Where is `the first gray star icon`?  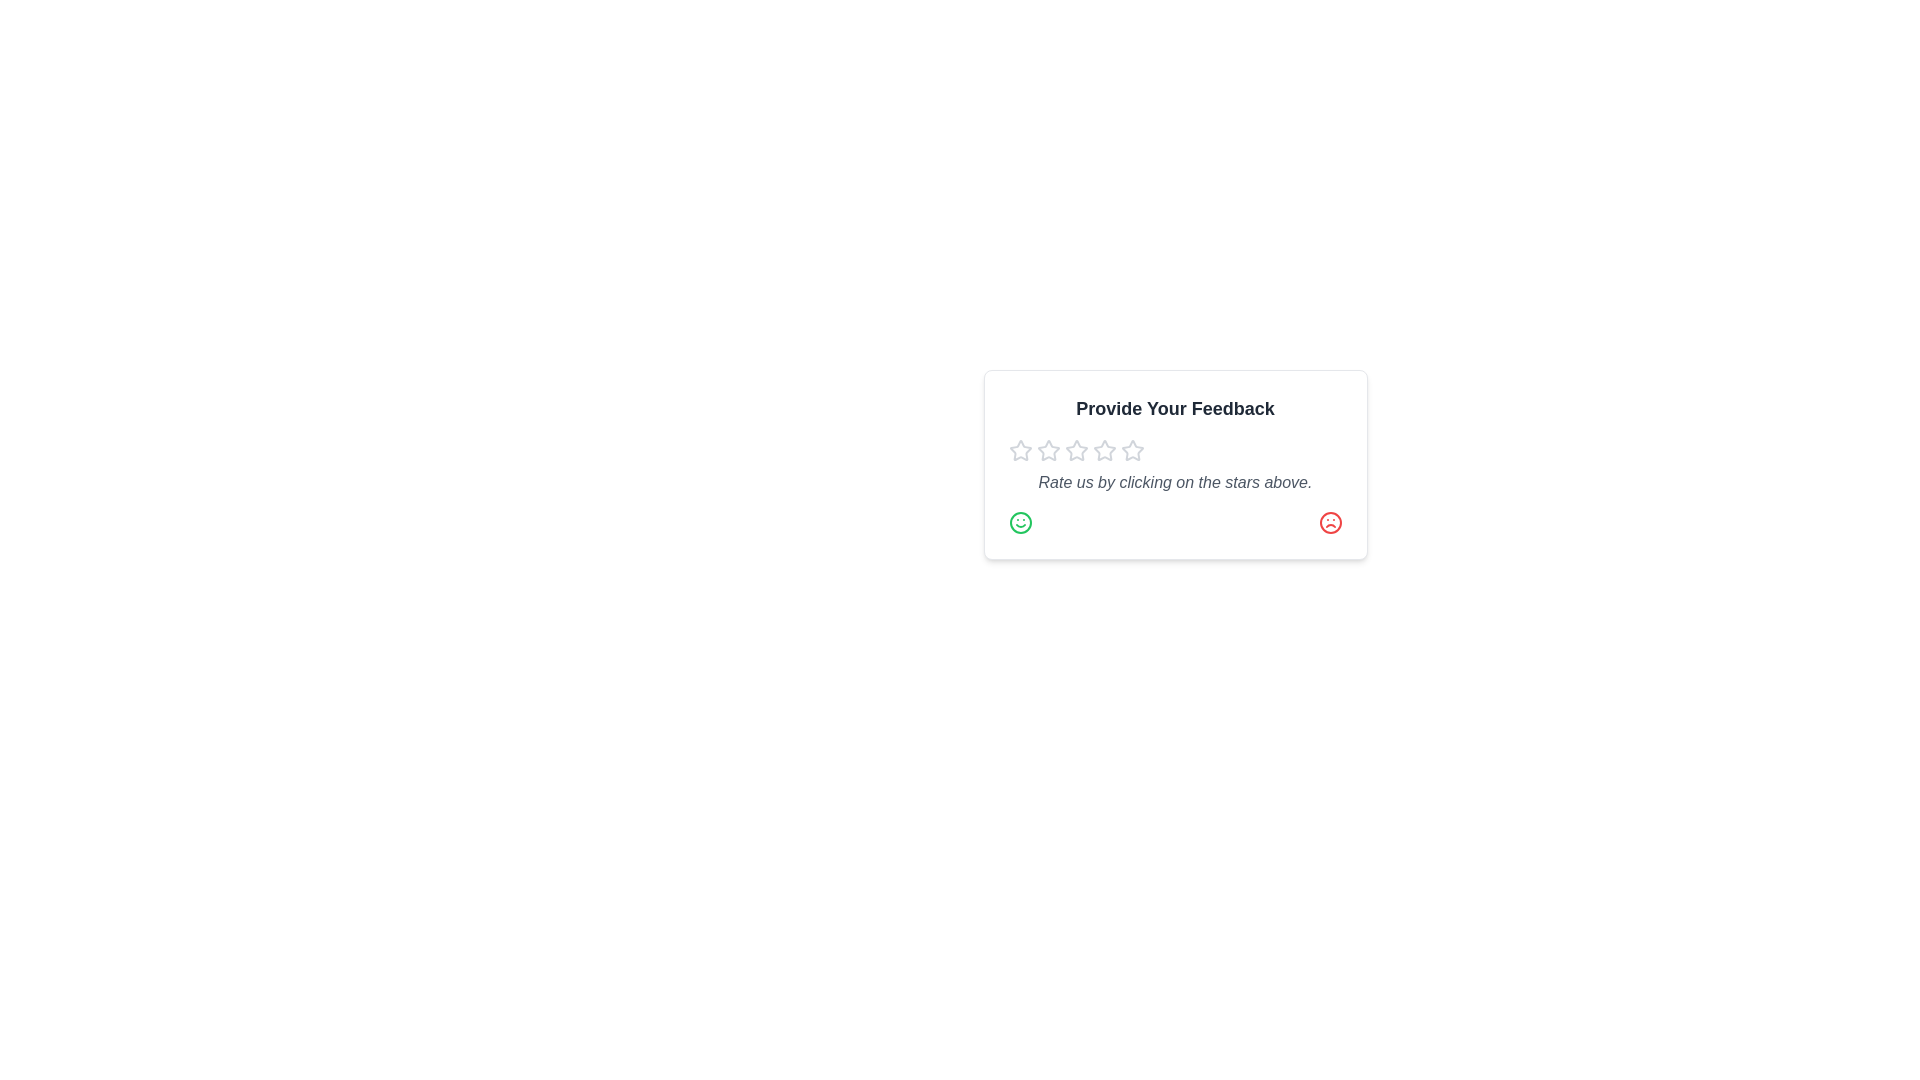 the first gray star icon is located at coordinates (1020, 451).